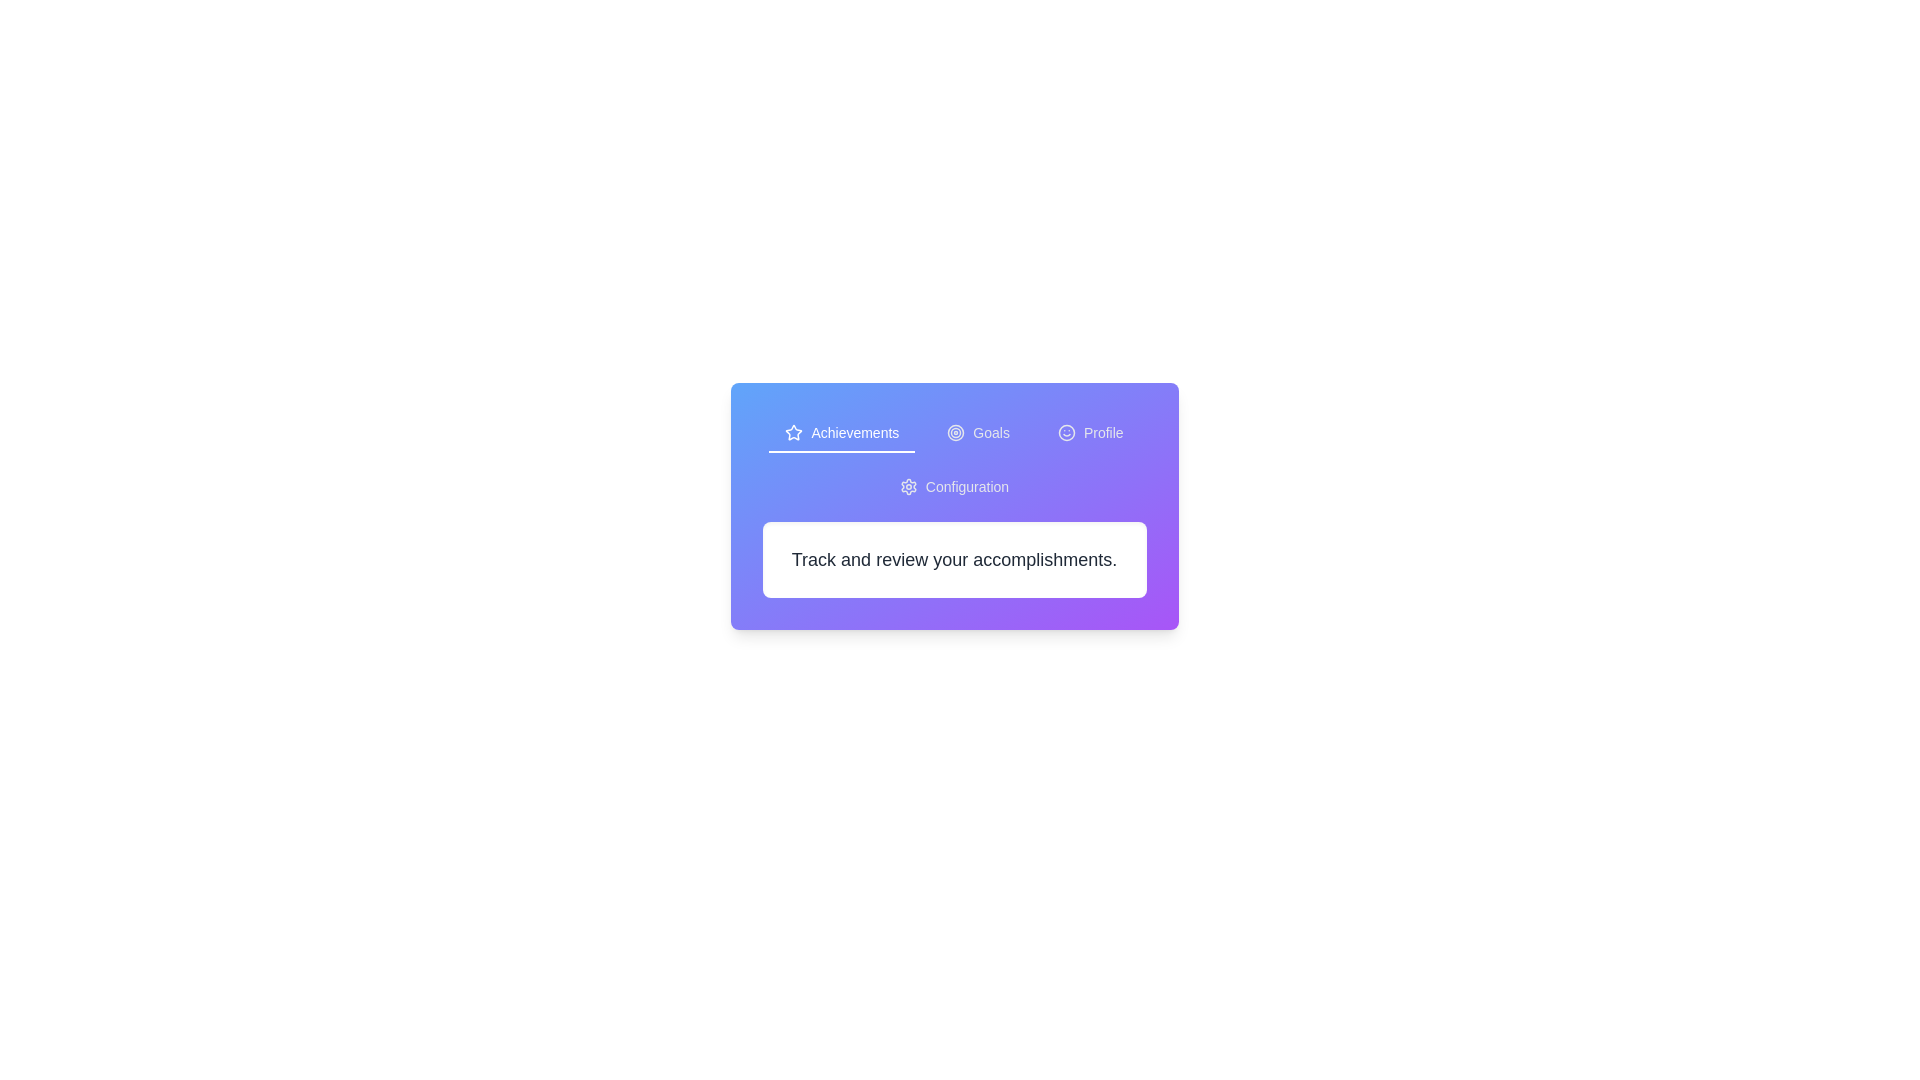 The height and width of the screenshot is (1080, 1920). I want to click on the Achievements tab, so click(842, 433).